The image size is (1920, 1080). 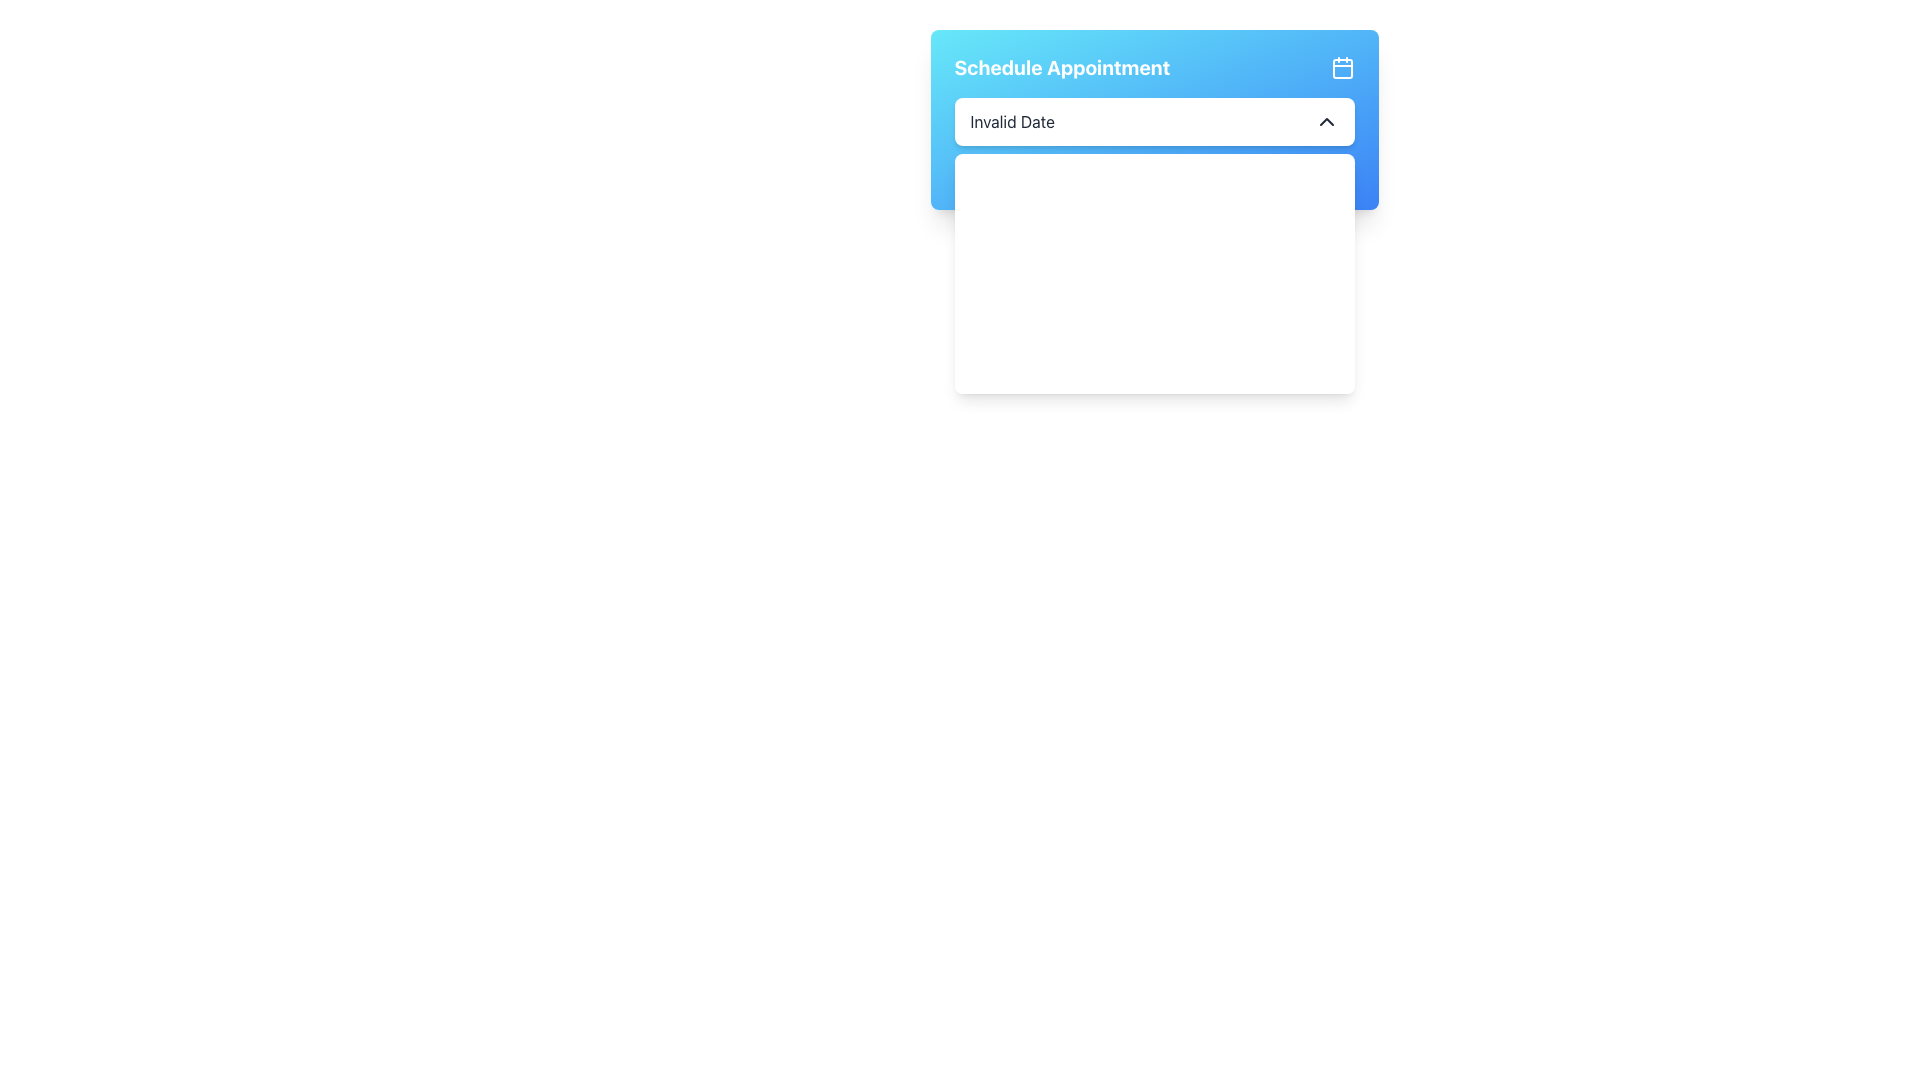 What do you see at coordinates (1342, 67) in the screenshot?
I see `the calendar icon with a blue background and white design located in the top-right corner next to the 'Schedule Appointment' title` at bounding box center [1342, 67].